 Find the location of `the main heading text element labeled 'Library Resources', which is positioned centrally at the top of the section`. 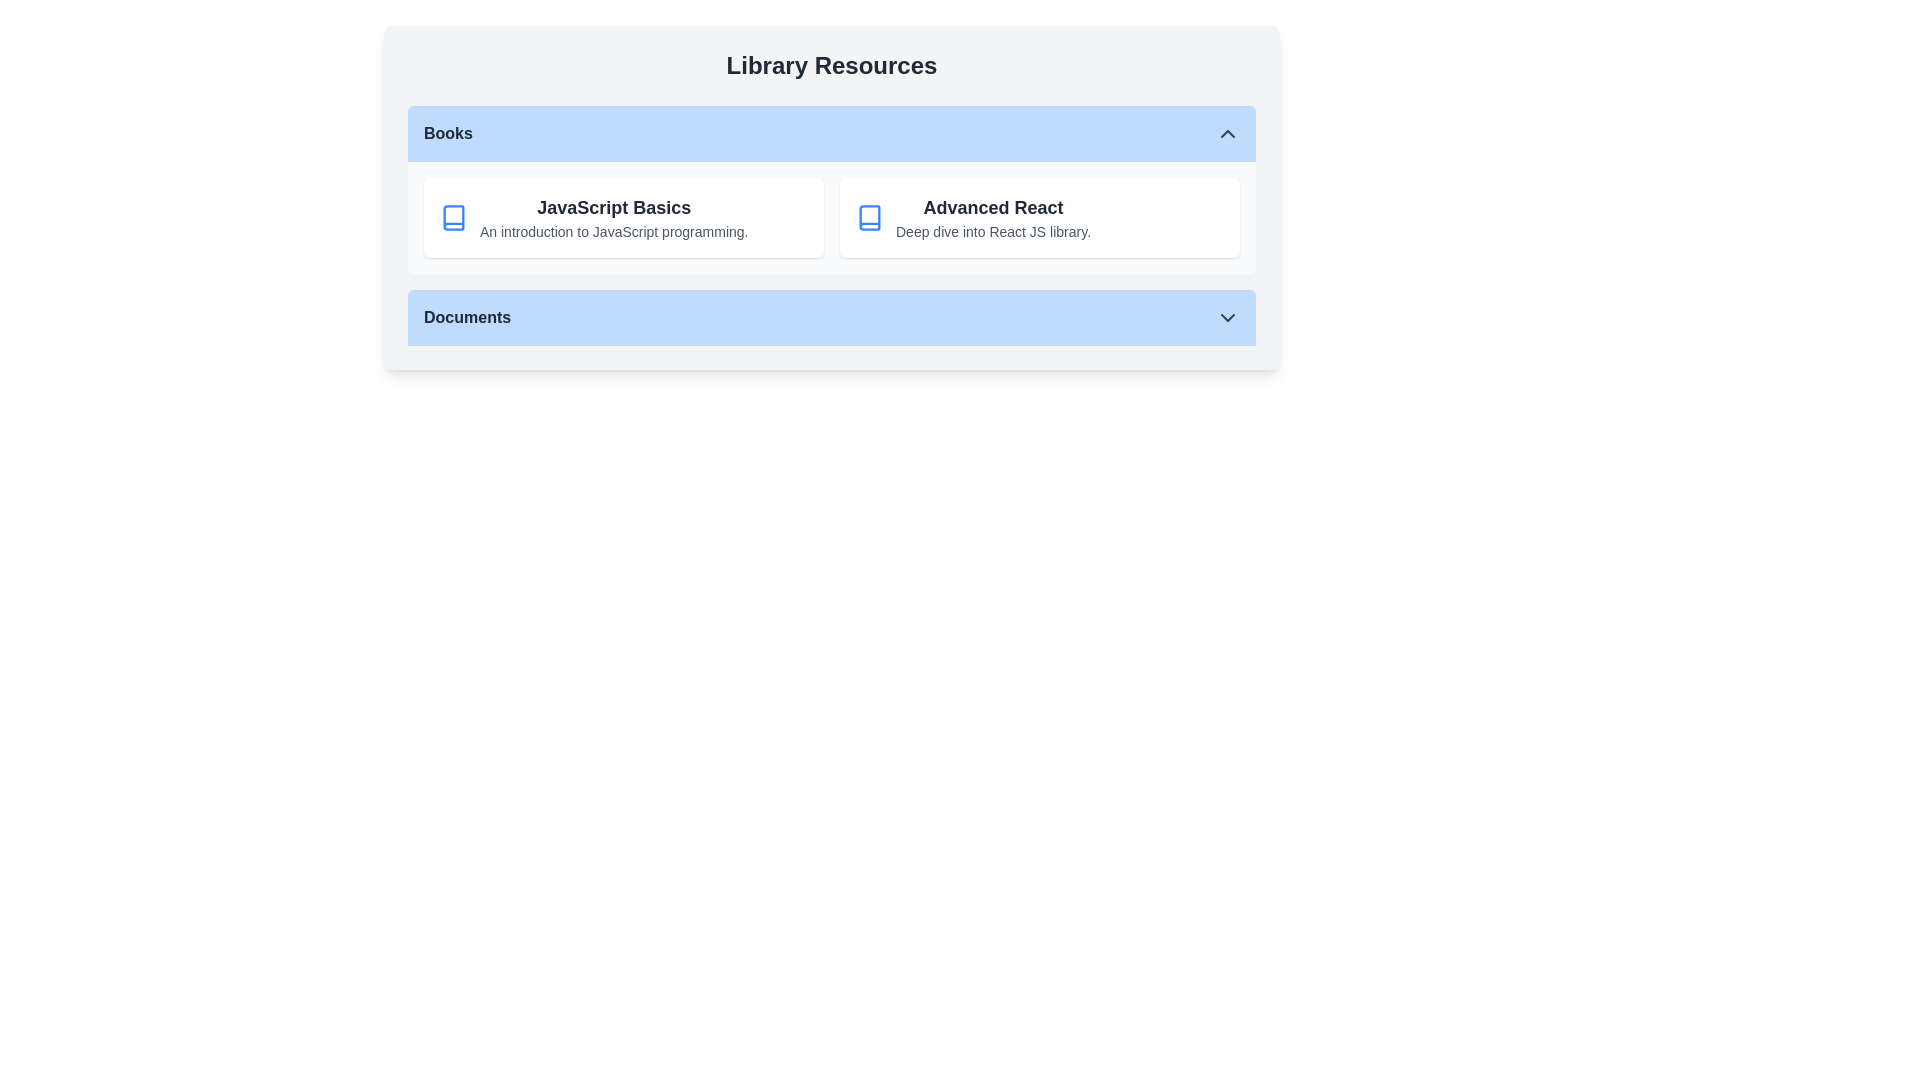

the main heading text element labeled 'Library Resources', which is positioned centrally at the top of the section is located at coordinates (831, 64).